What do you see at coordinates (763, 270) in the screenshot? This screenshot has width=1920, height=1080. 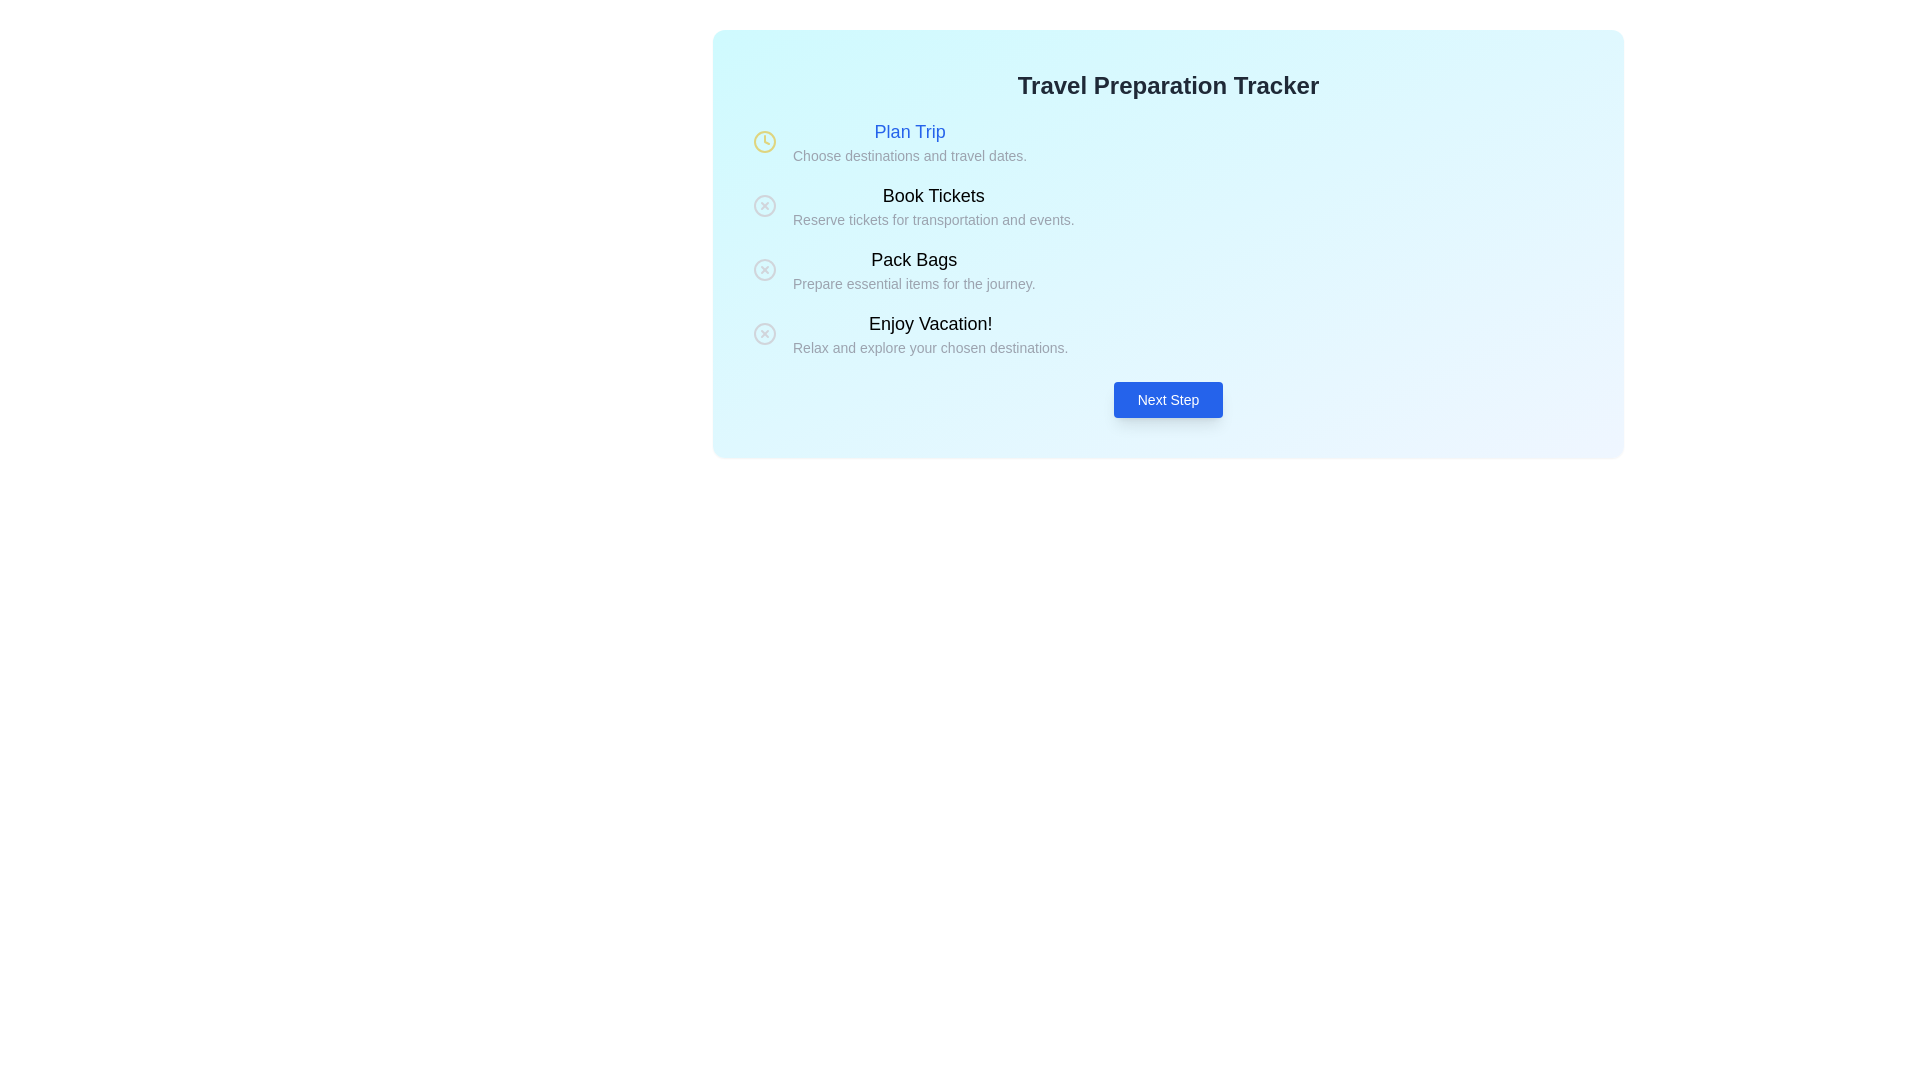 I see `the circular icon with a gray outline and cross inside, located to the left of the text 'Pack Bags'` at bounding box center [763, 270].